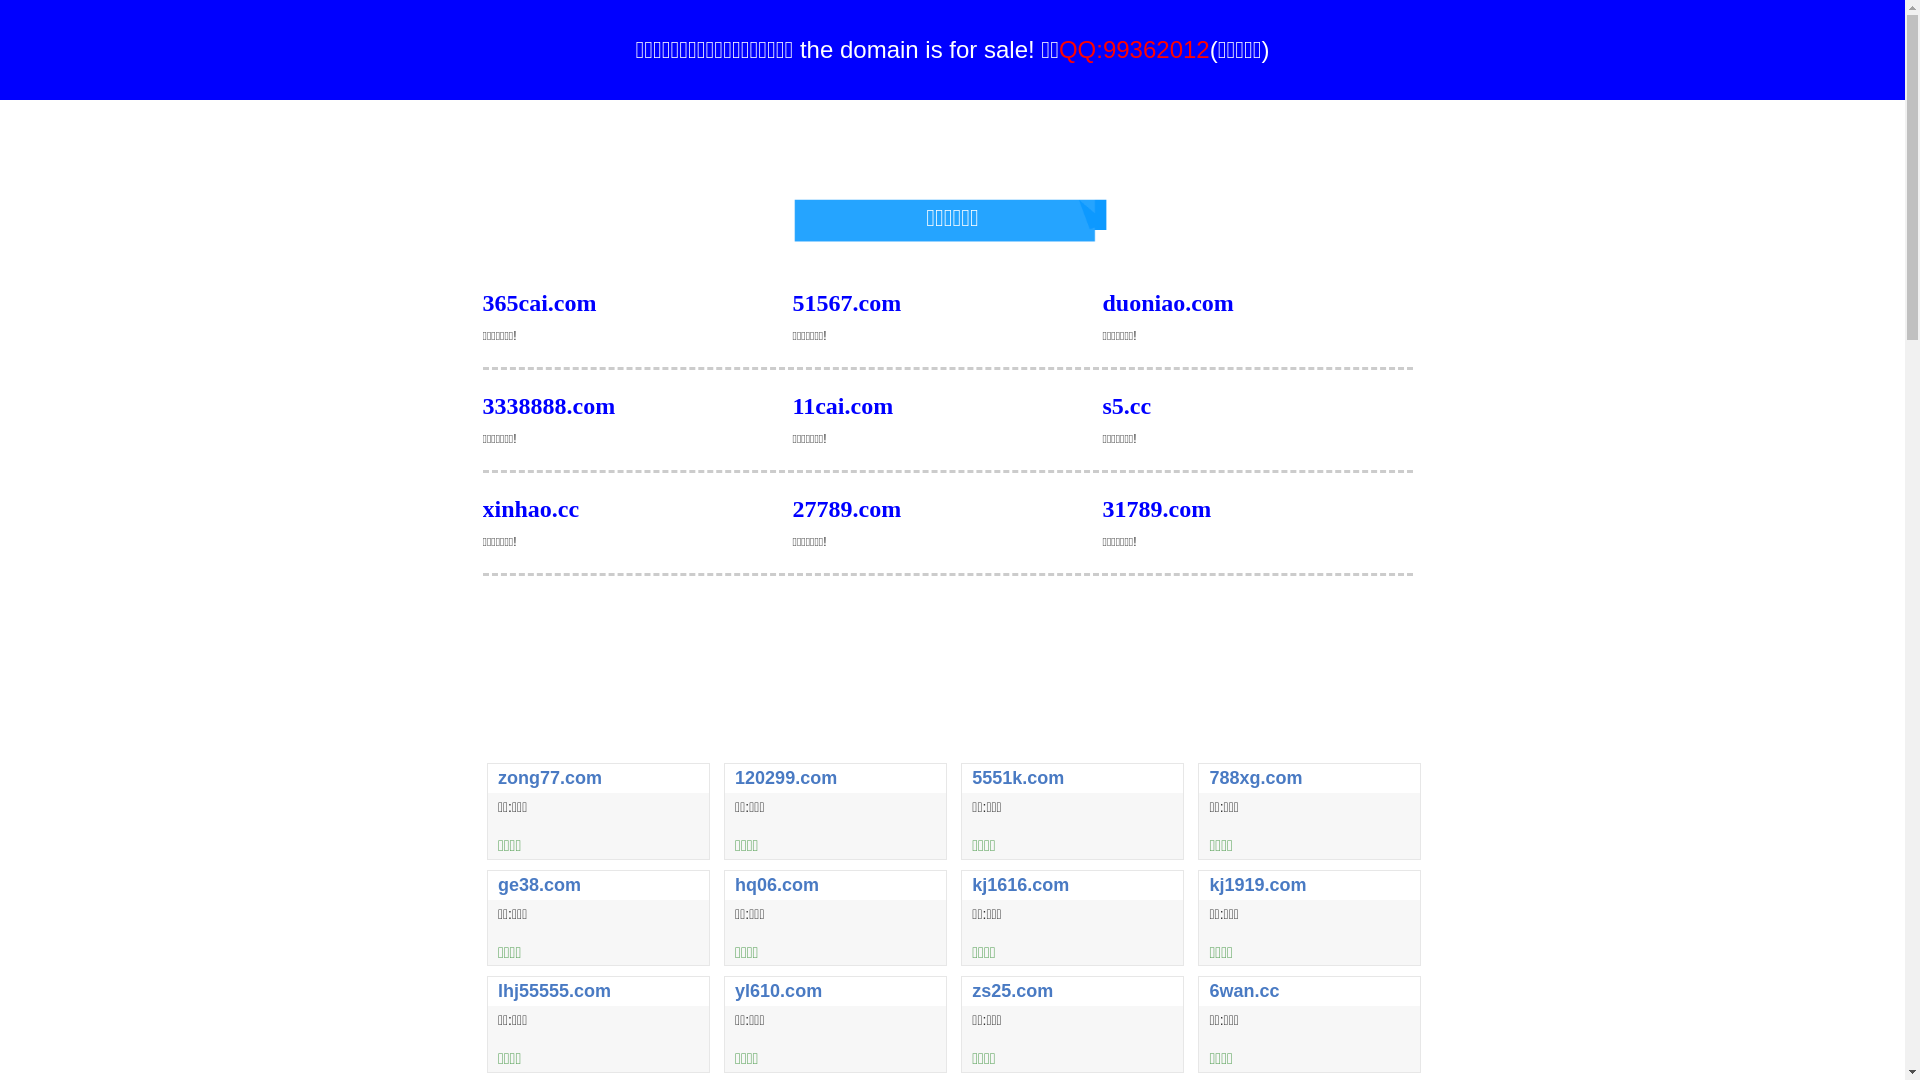 This screenshot has width=1920, height=1080. Describe the element at coordinates (950, 704) in the screenshot. I see `'Advertisement'` at that location.